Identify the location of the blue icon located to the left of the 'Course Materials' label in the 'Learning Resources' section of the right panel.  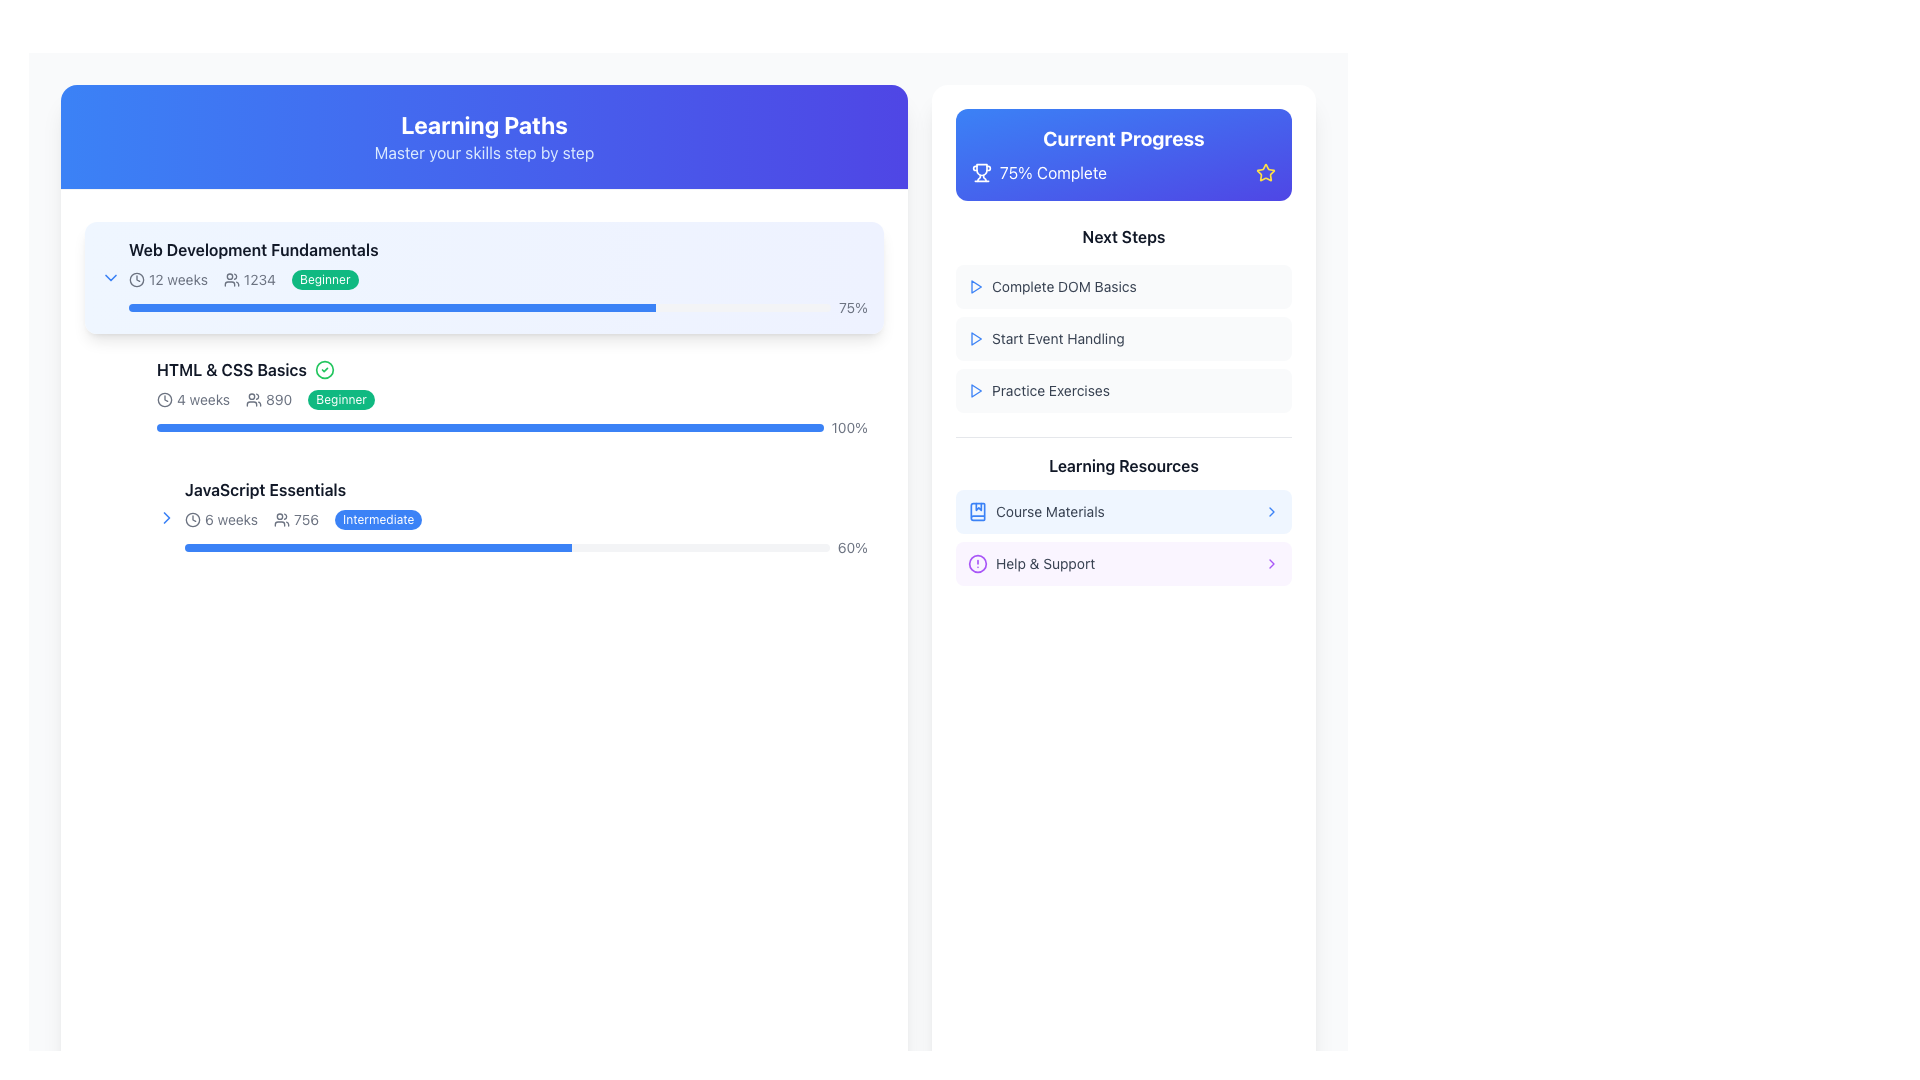
(978, 511).